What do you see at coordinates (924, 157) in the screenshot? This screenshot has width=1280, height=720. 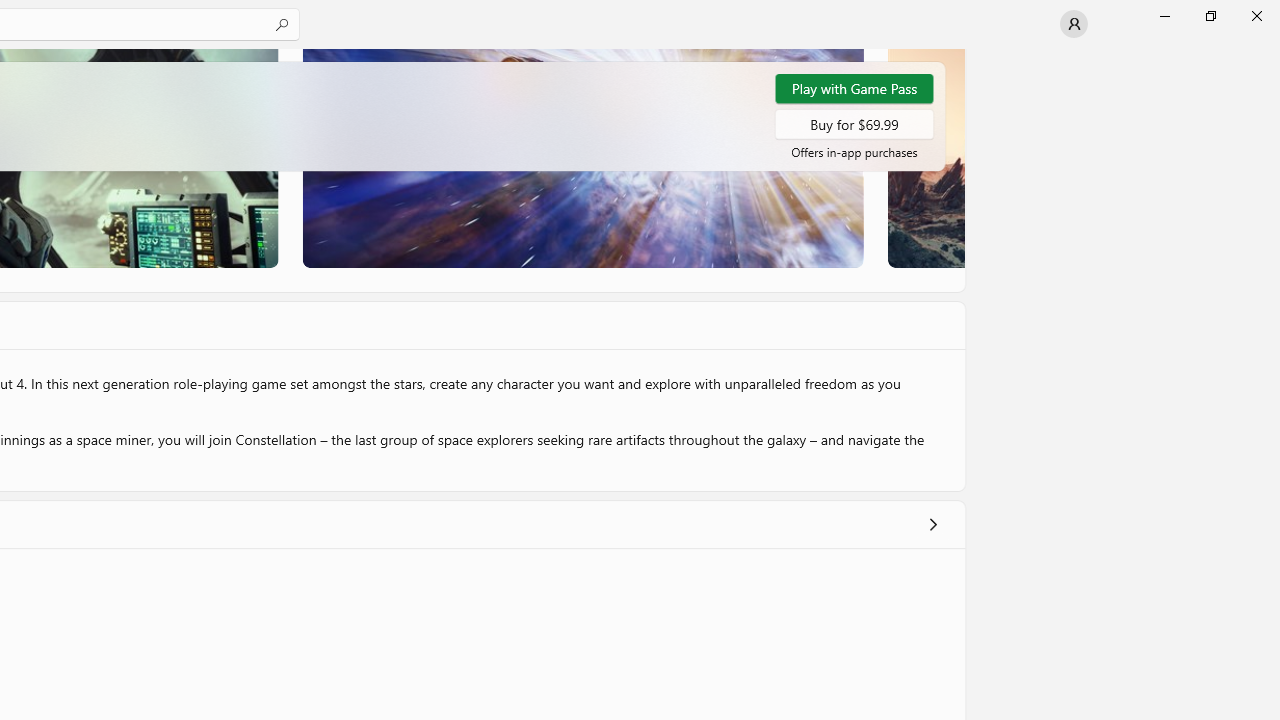 I see `'Screenshot 4'` at bounding box center [924, 157].